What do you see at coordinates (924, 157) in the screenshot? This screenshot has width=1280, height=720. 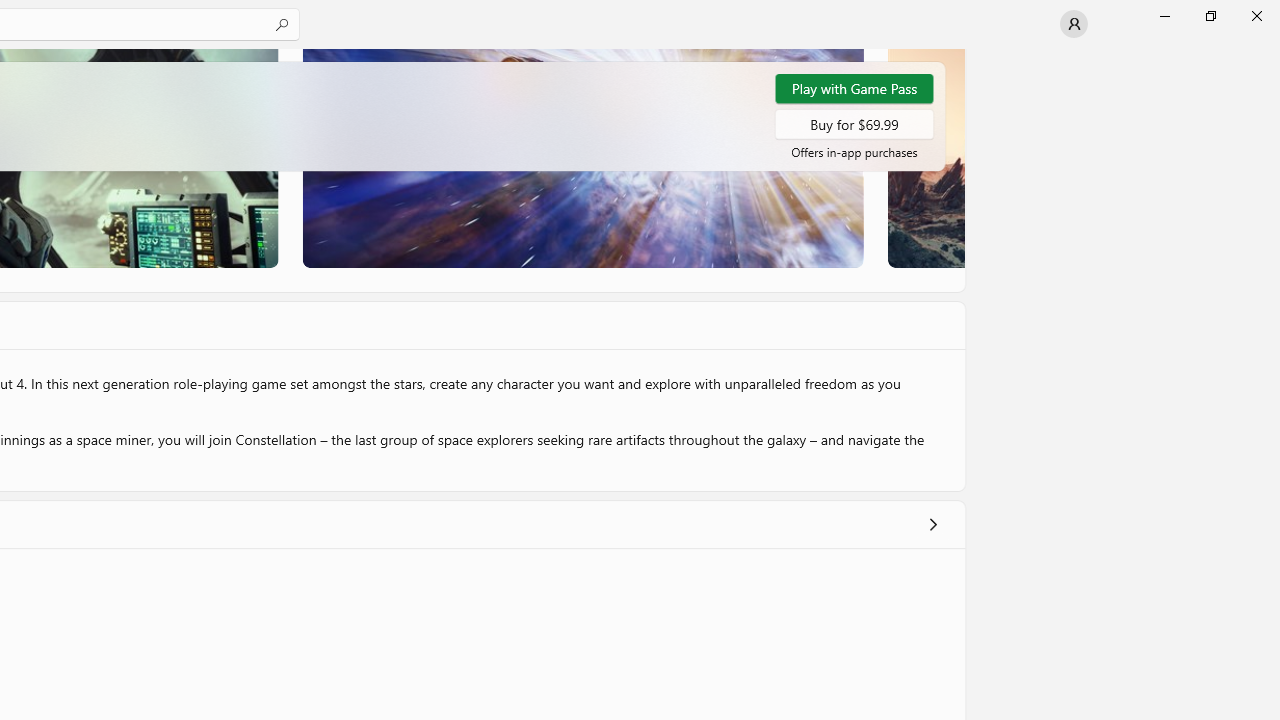 I see `'Screenshot 4'` at bounding box center [924, 157].